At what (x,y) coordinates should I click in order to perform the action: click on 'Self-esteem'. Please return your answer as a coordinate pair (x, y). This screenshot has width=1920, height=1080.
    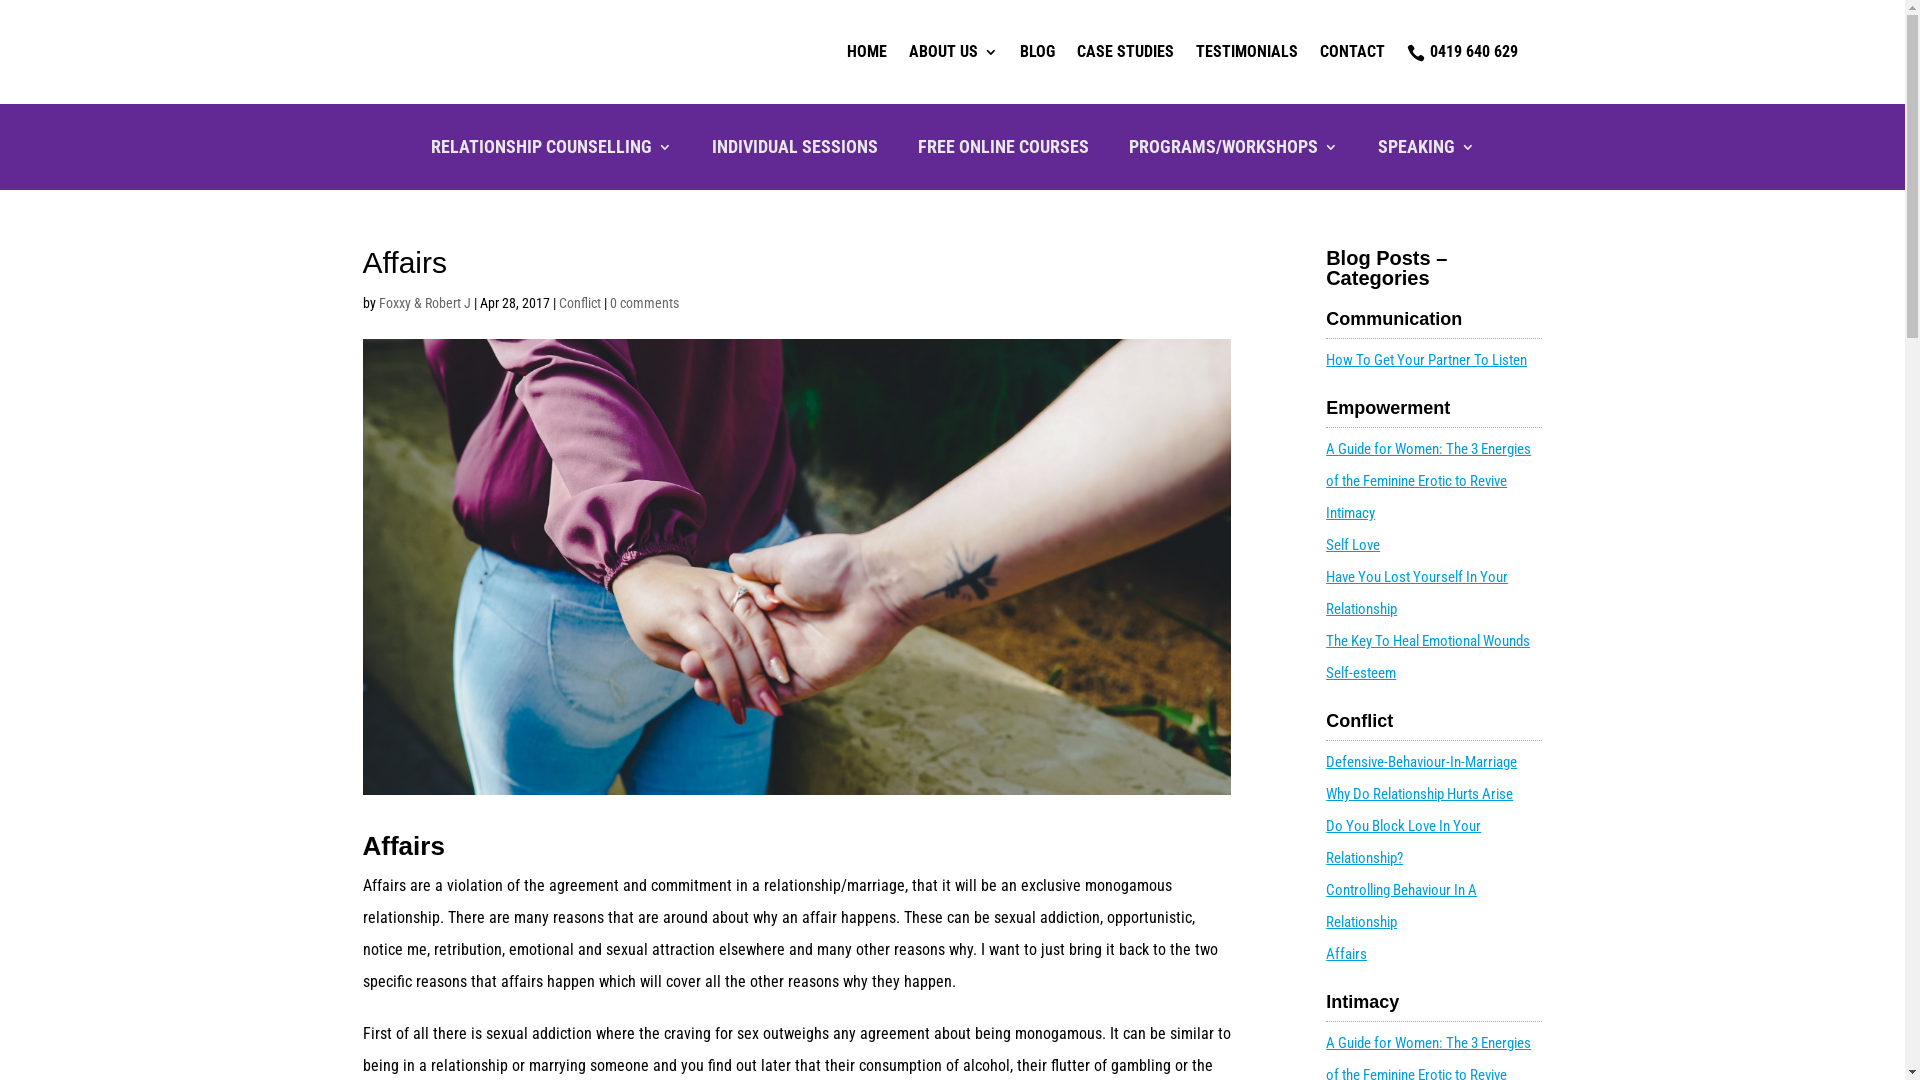
    Looking at the image, I should click on (1360, 672).